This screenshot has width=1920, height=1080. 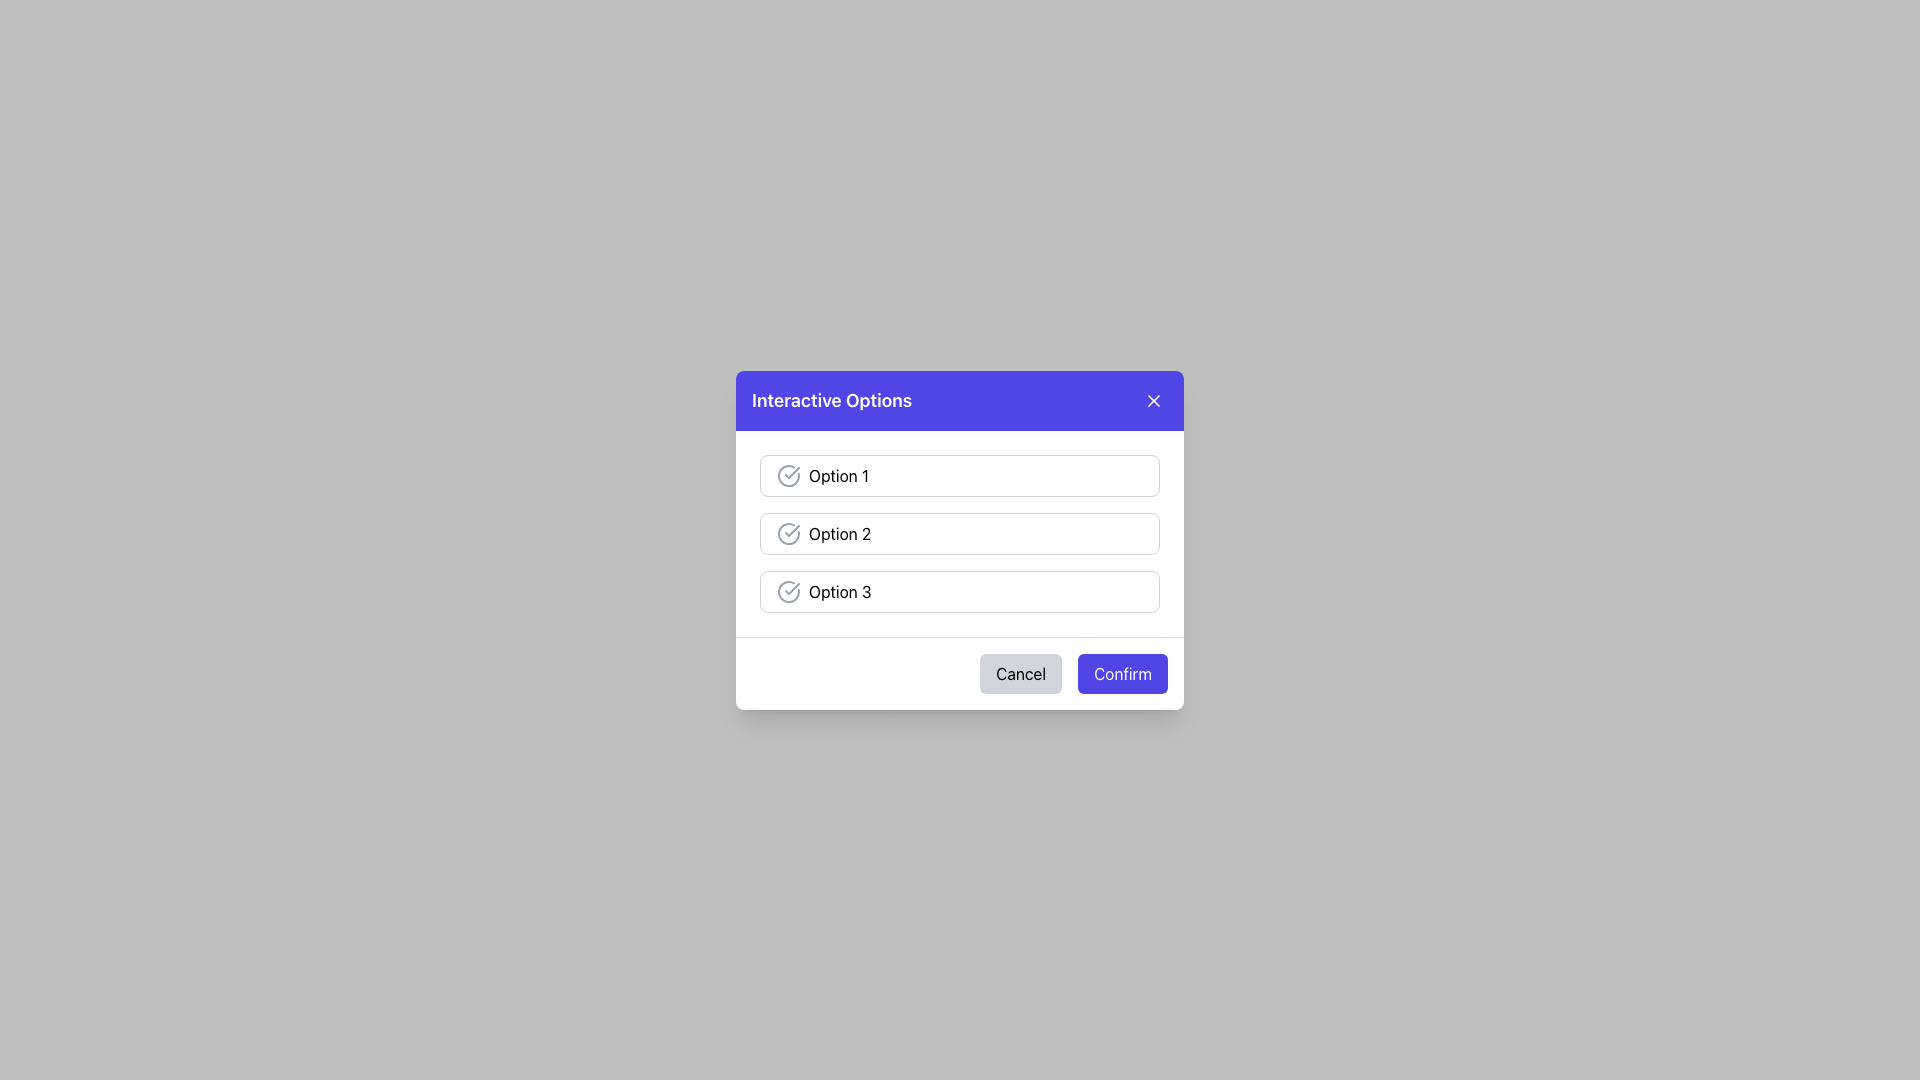 I want to click on the checked state icon of 'Option 2' checkbox, which visually indicates that the option is selected, so click(x=791, y=472).